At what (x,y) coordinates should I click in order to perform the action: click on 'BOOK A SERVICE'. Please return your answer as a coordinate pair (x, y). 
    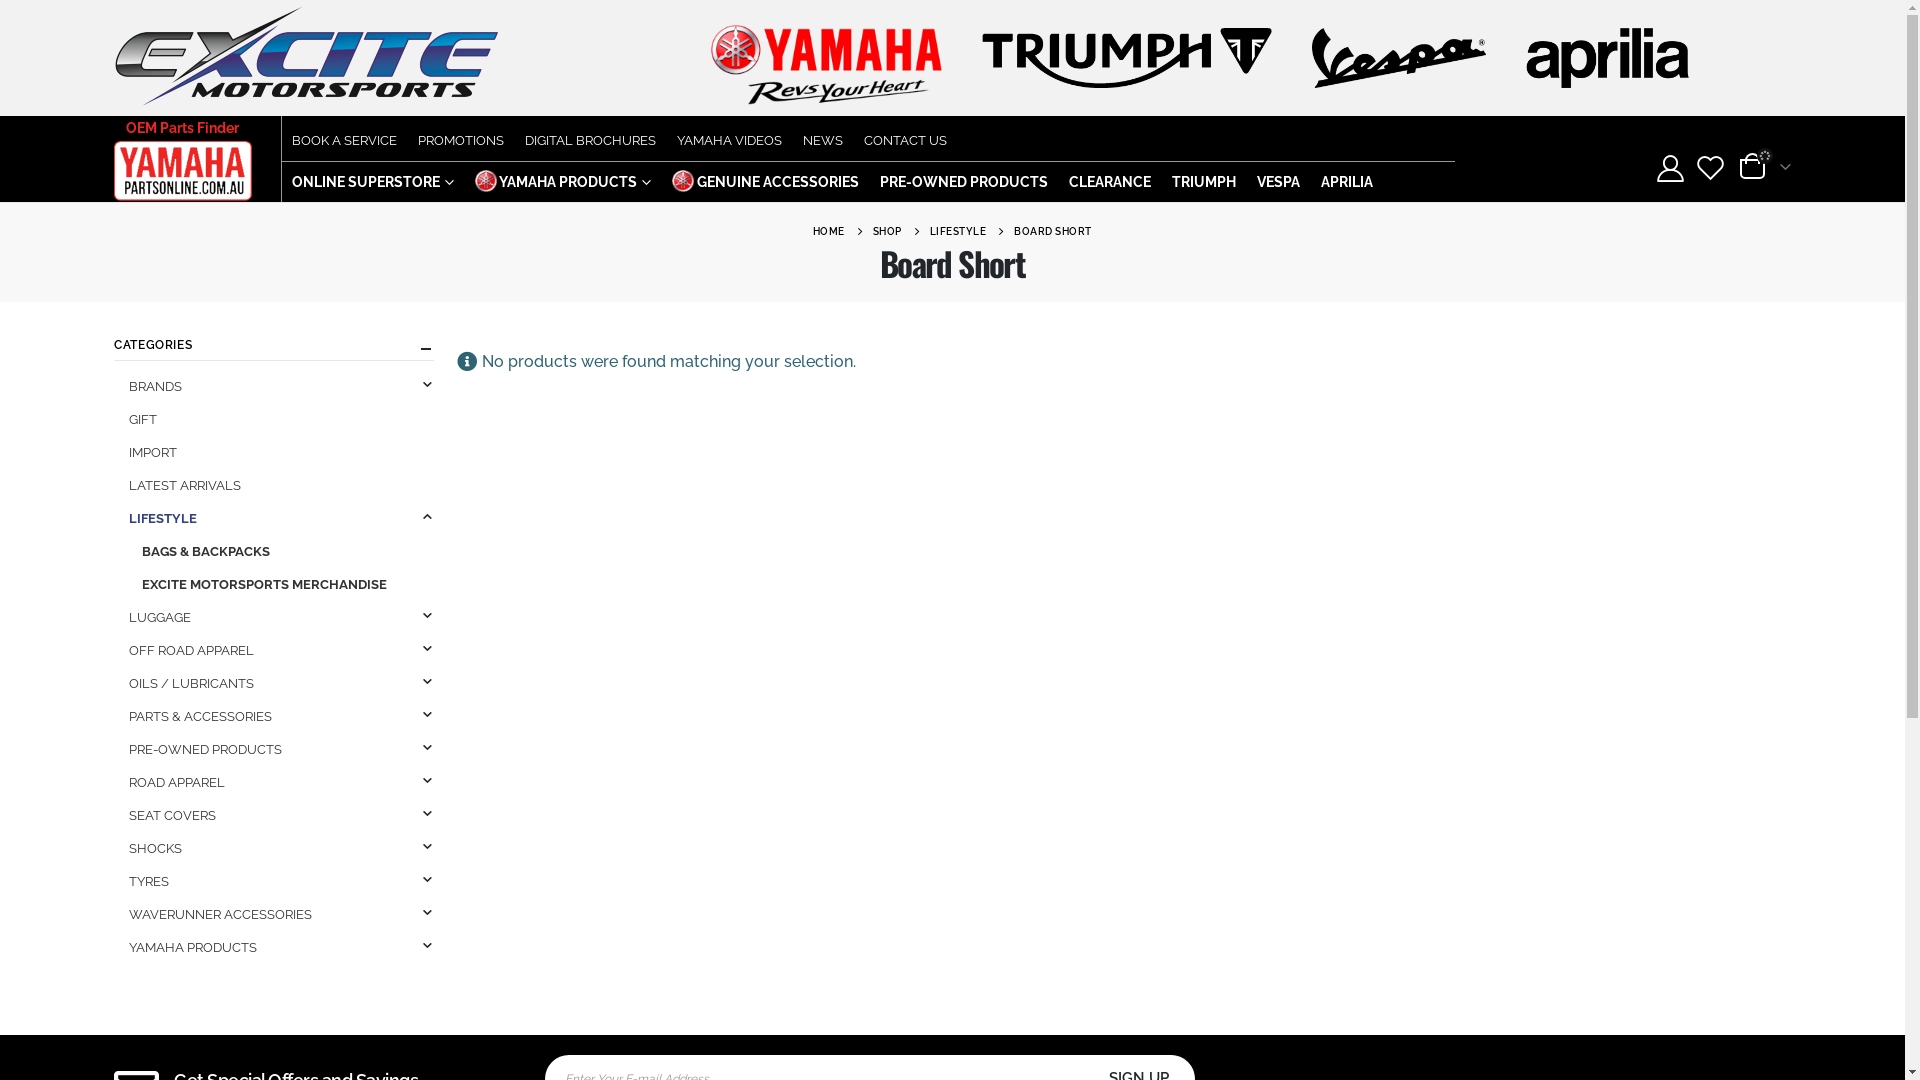
    Looking at the image, I should click on (344, 137).